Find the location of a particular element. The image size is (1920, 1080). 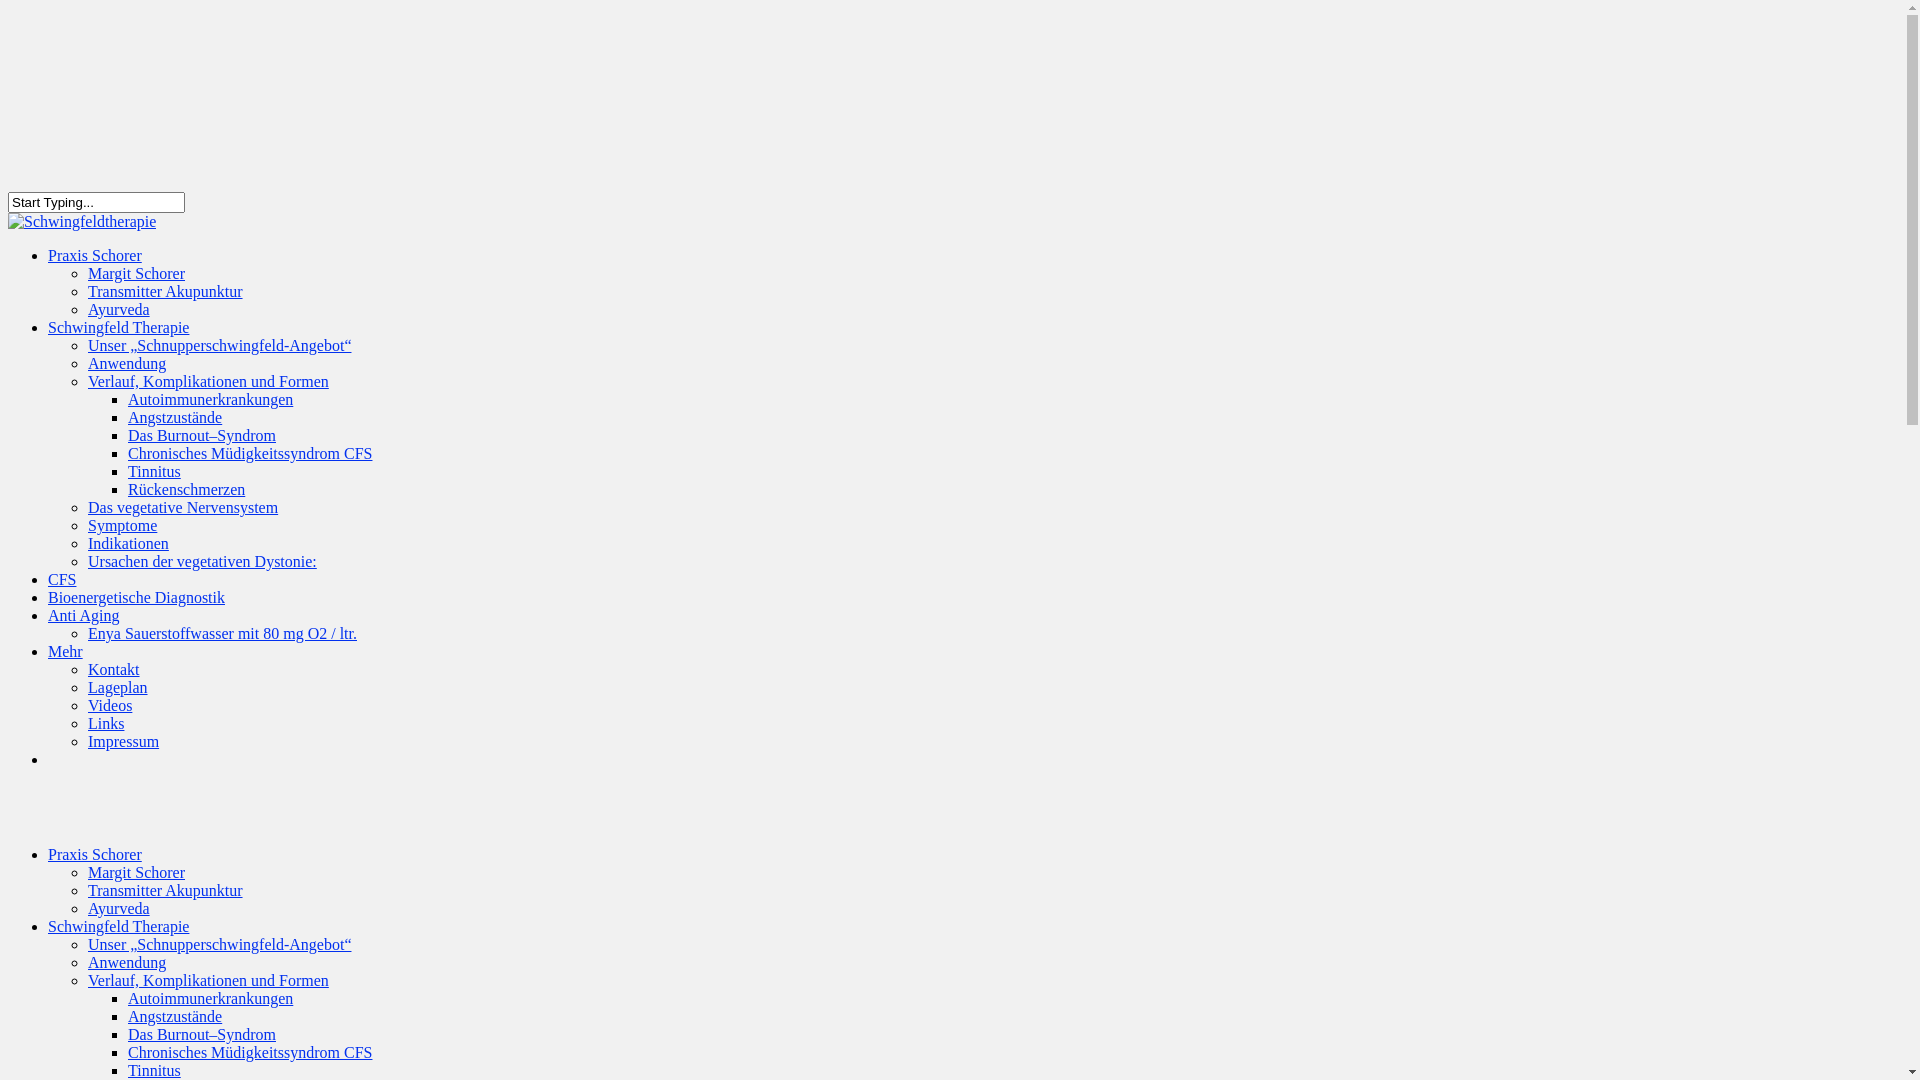

'Ursachen der vegetativen Dystonie:' is located at coordinates (202, 561).